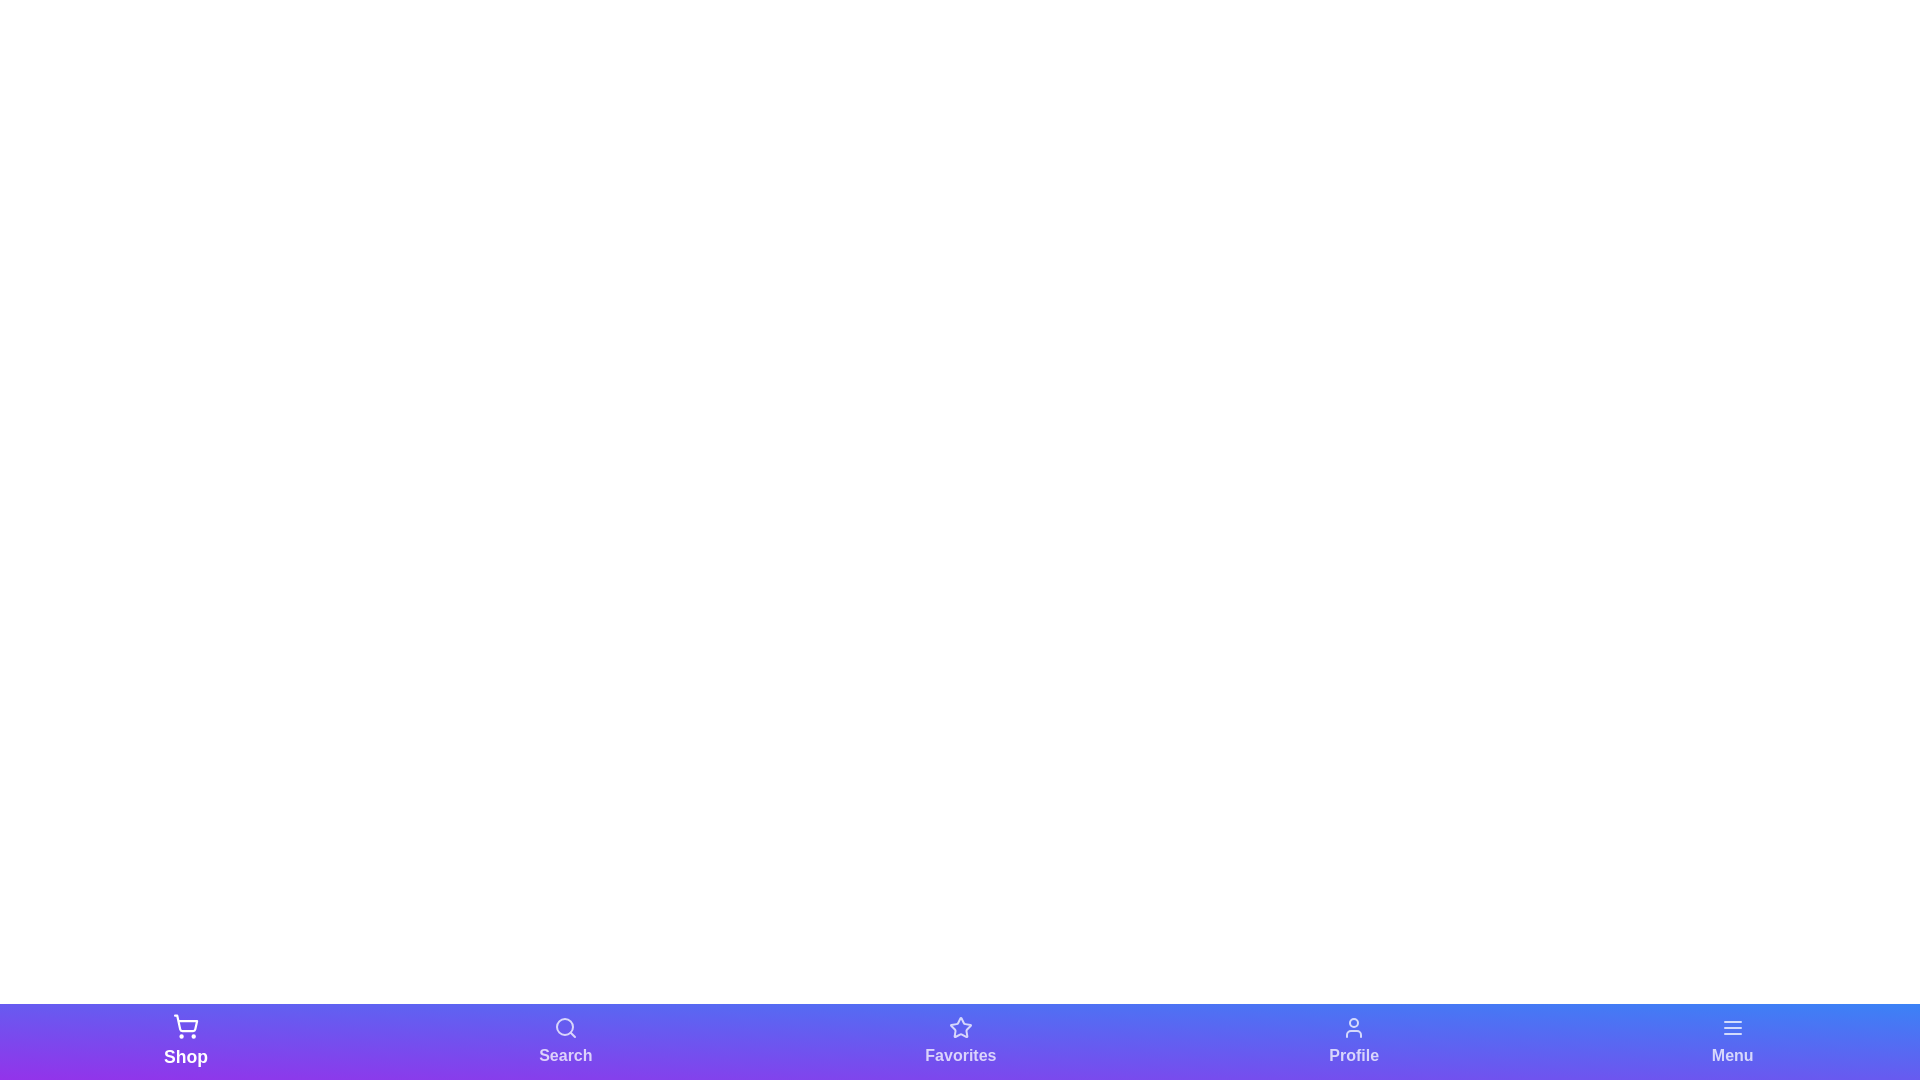  What do you see at coordinates (564, 1040) in the screenshot?
I see `the Search tab in the bottom navigation bar` at bounding box center [564, 1040].